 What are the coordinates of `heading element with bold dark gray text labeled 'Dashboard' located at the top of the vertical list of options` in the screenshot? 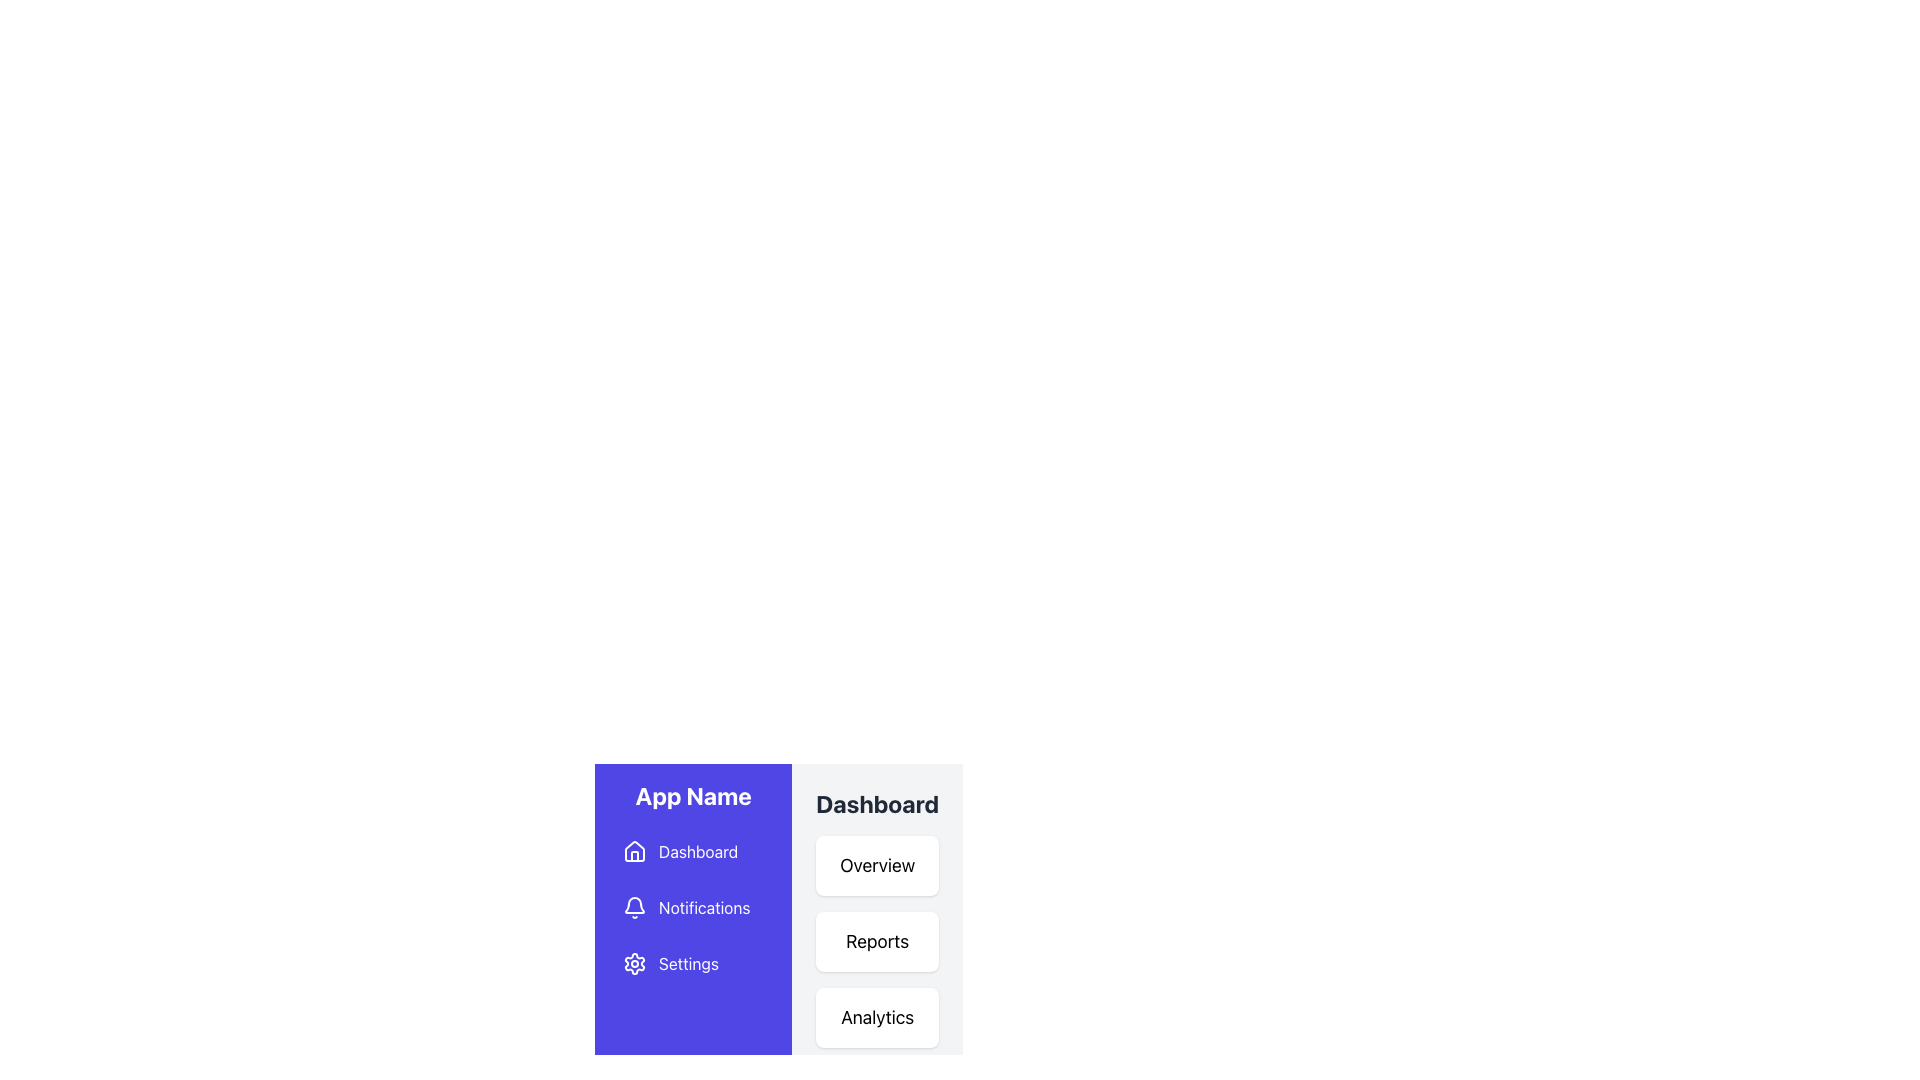 It's located at (877, 802).